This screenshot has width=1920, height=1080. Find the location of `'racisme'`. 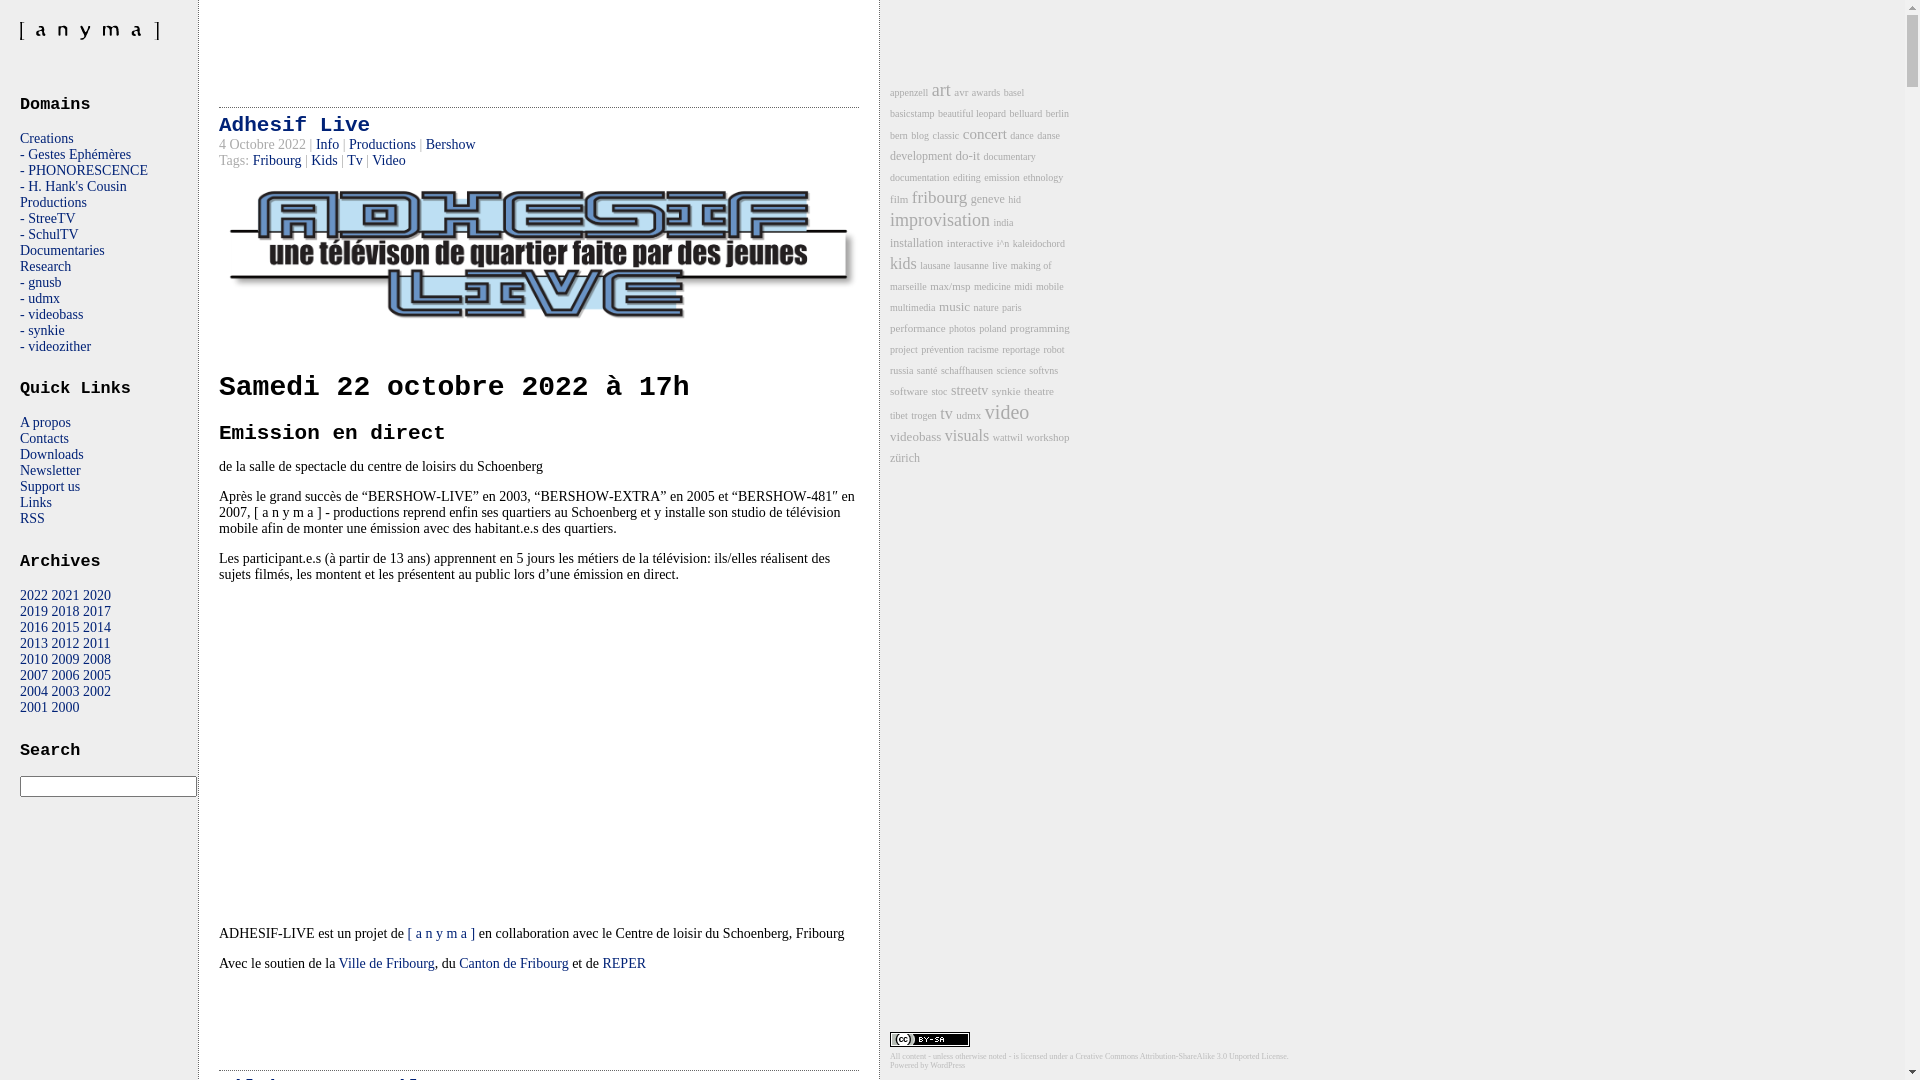

'racisme' is located at coordinates (983, 348).